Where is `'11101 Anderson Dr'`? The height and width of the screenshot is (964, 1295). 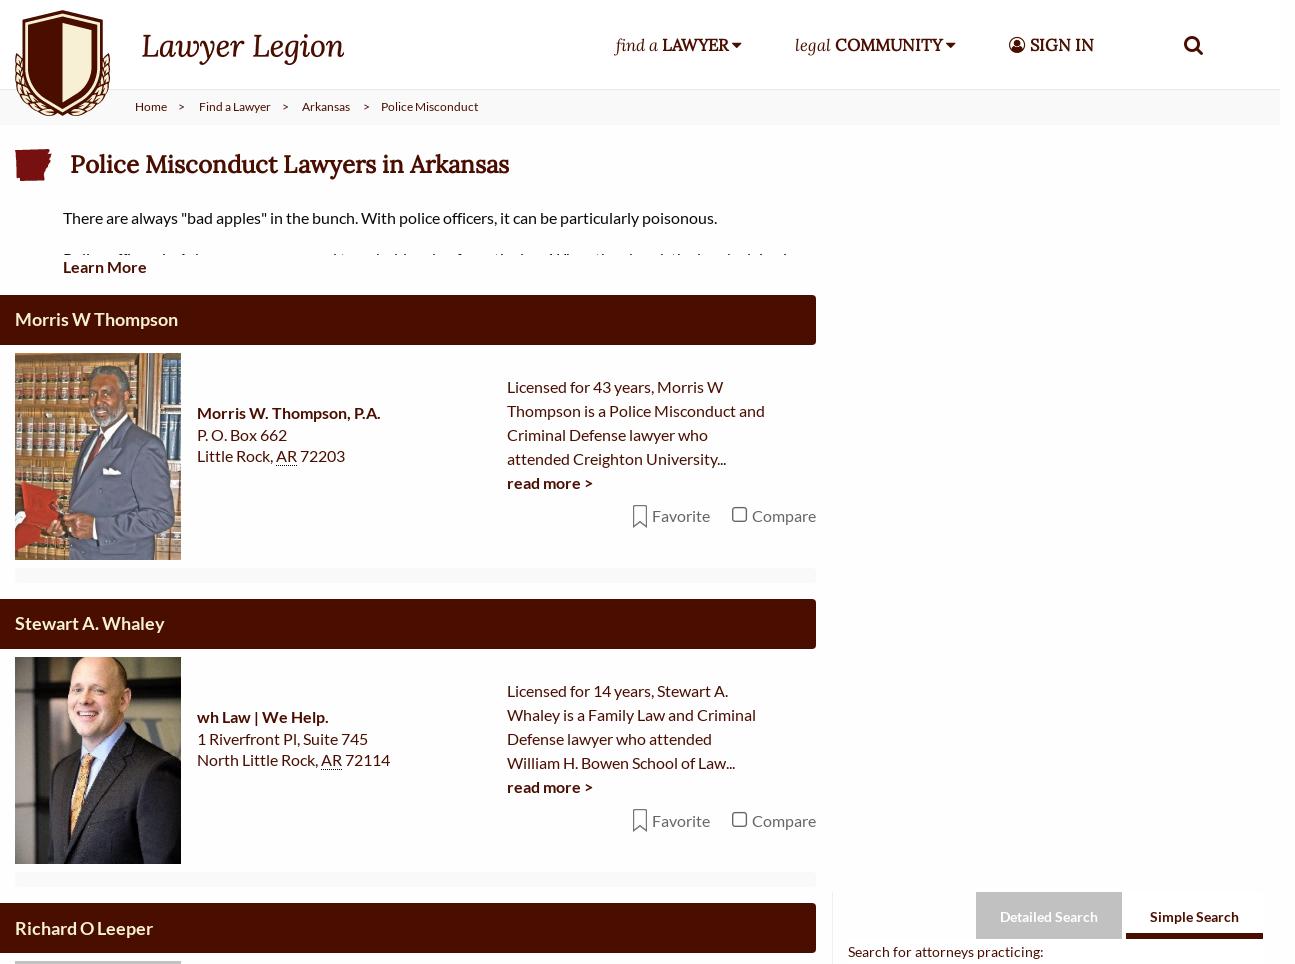
'11101 Anderson Dr' is located at coordinates (266, 951).